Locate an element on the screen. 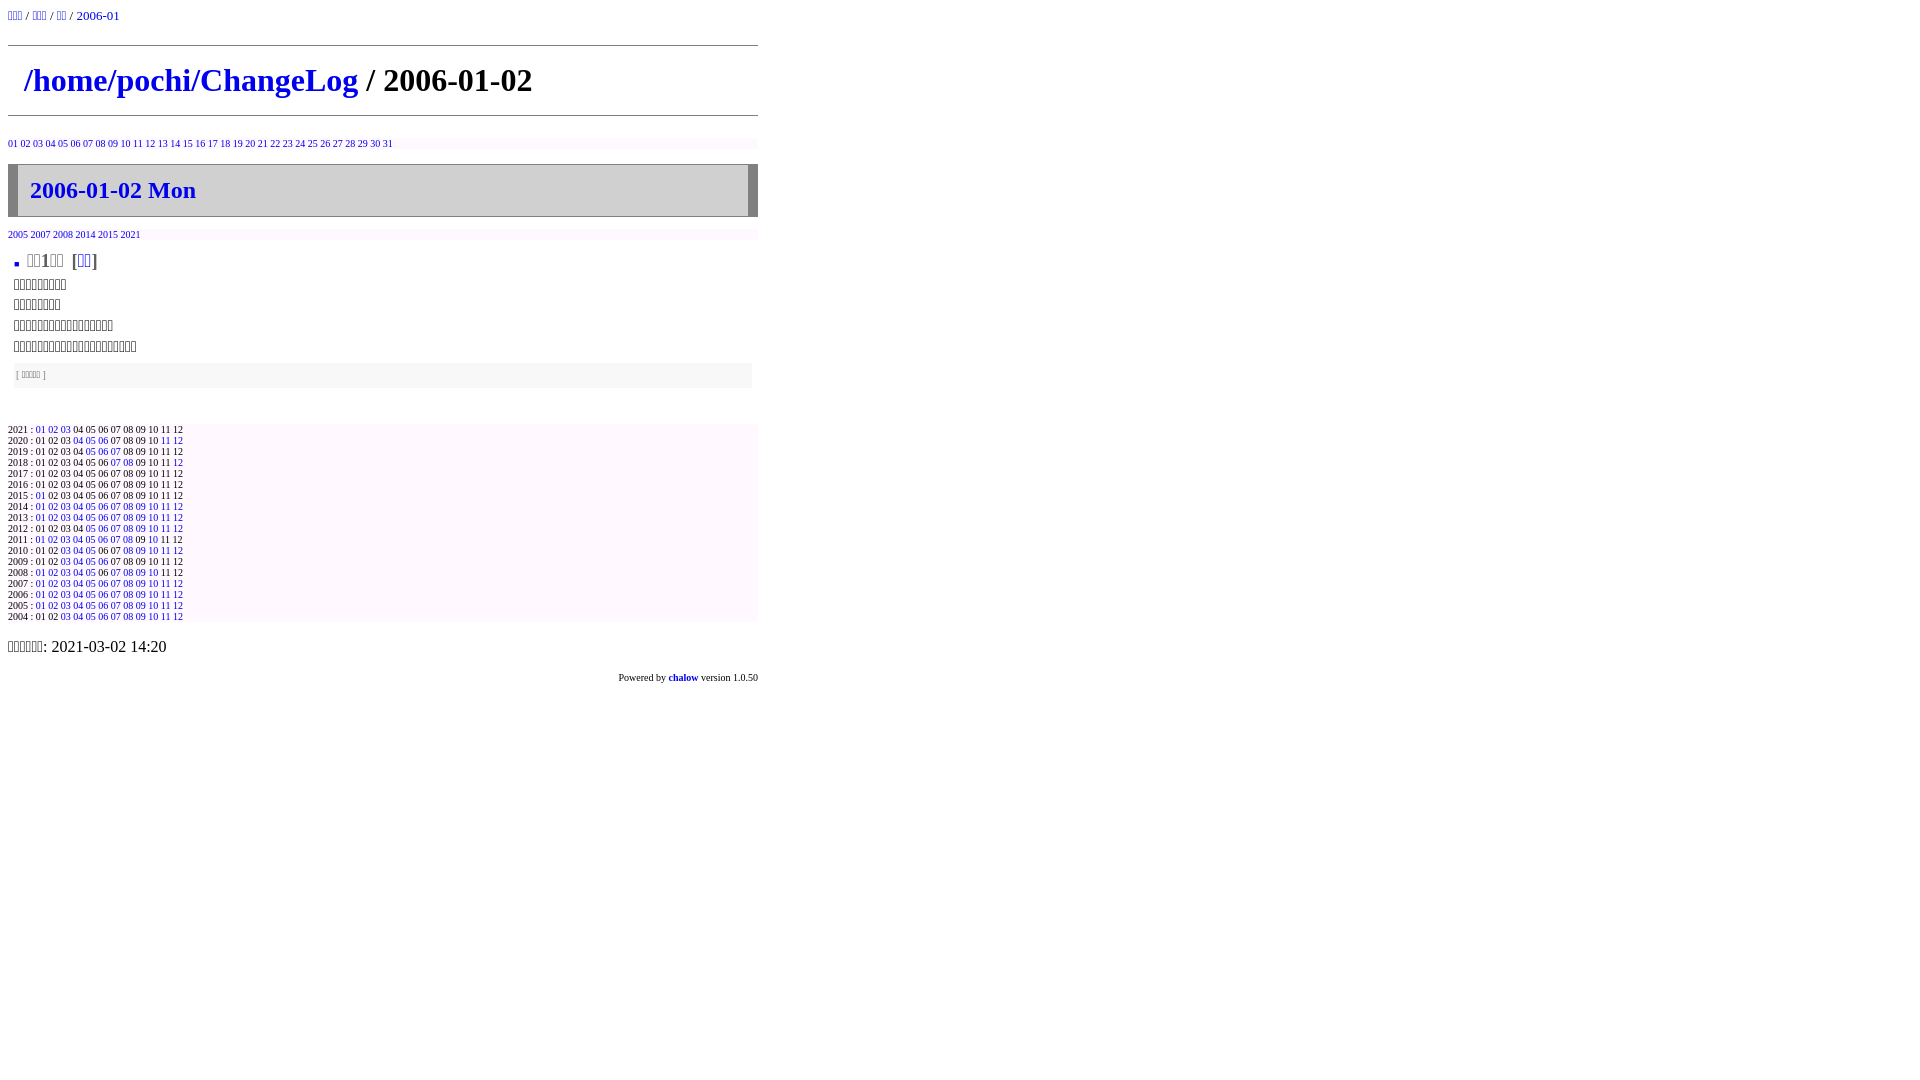 The image size is (1920, 1080). '11' is located at coordinates (166, 593).